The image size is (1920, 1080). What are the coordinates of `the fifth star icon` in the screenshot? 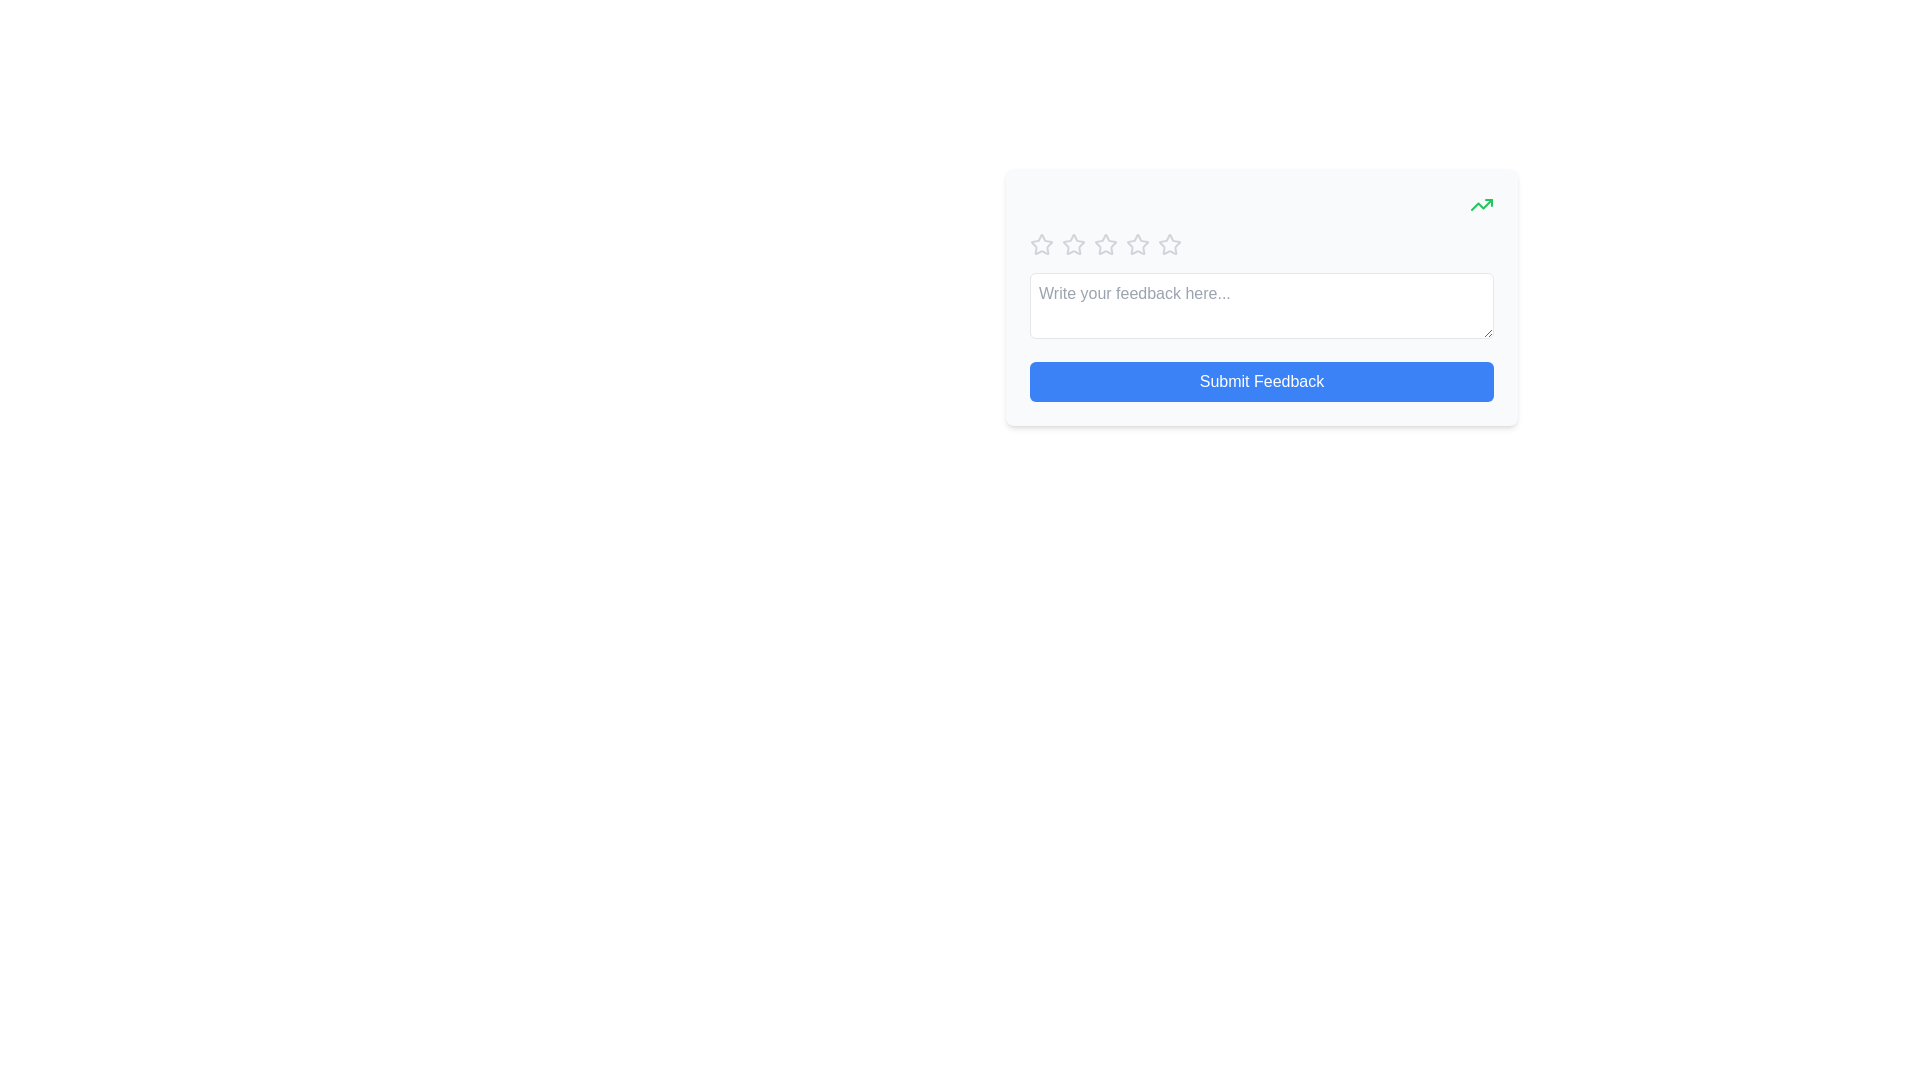 It's located at (1170, 243).